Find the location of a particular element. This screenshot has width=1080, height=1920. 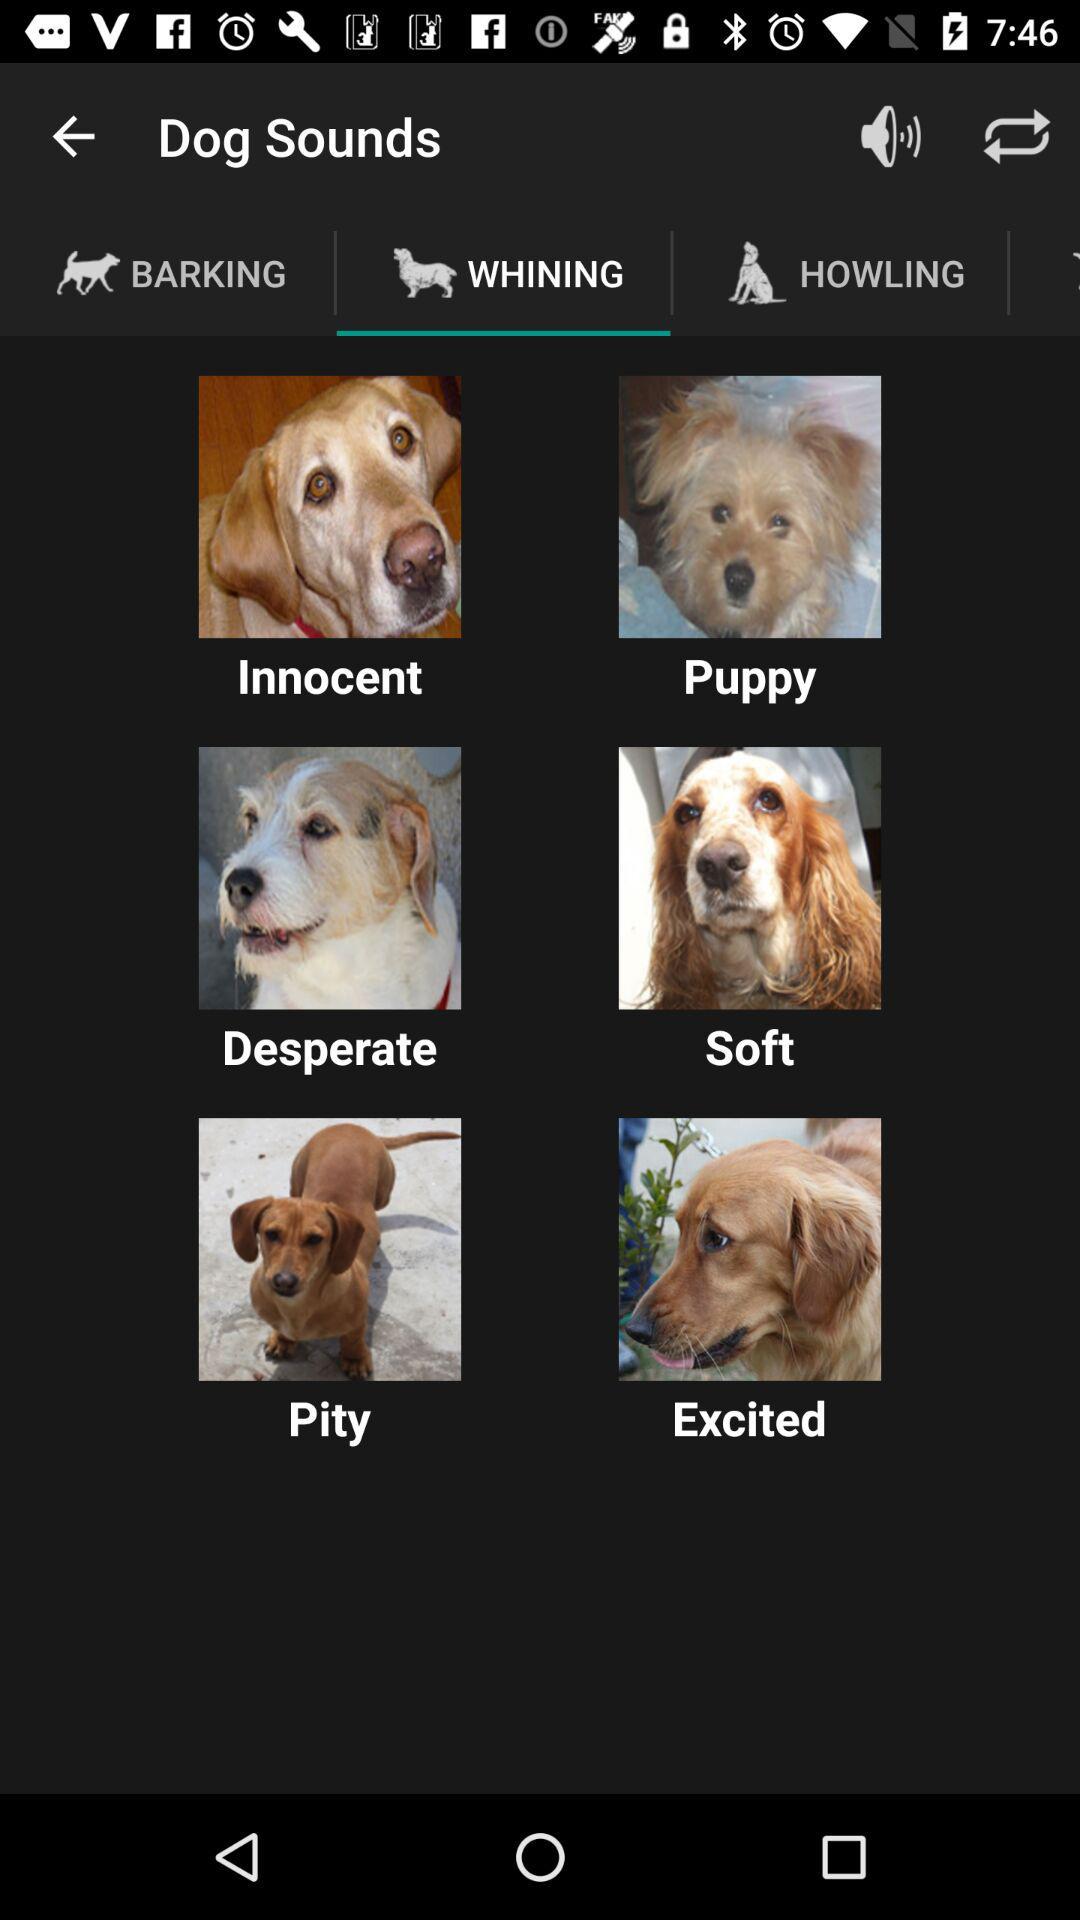

item to the left of the dog sounds icon is located at coordinates (72, 135).